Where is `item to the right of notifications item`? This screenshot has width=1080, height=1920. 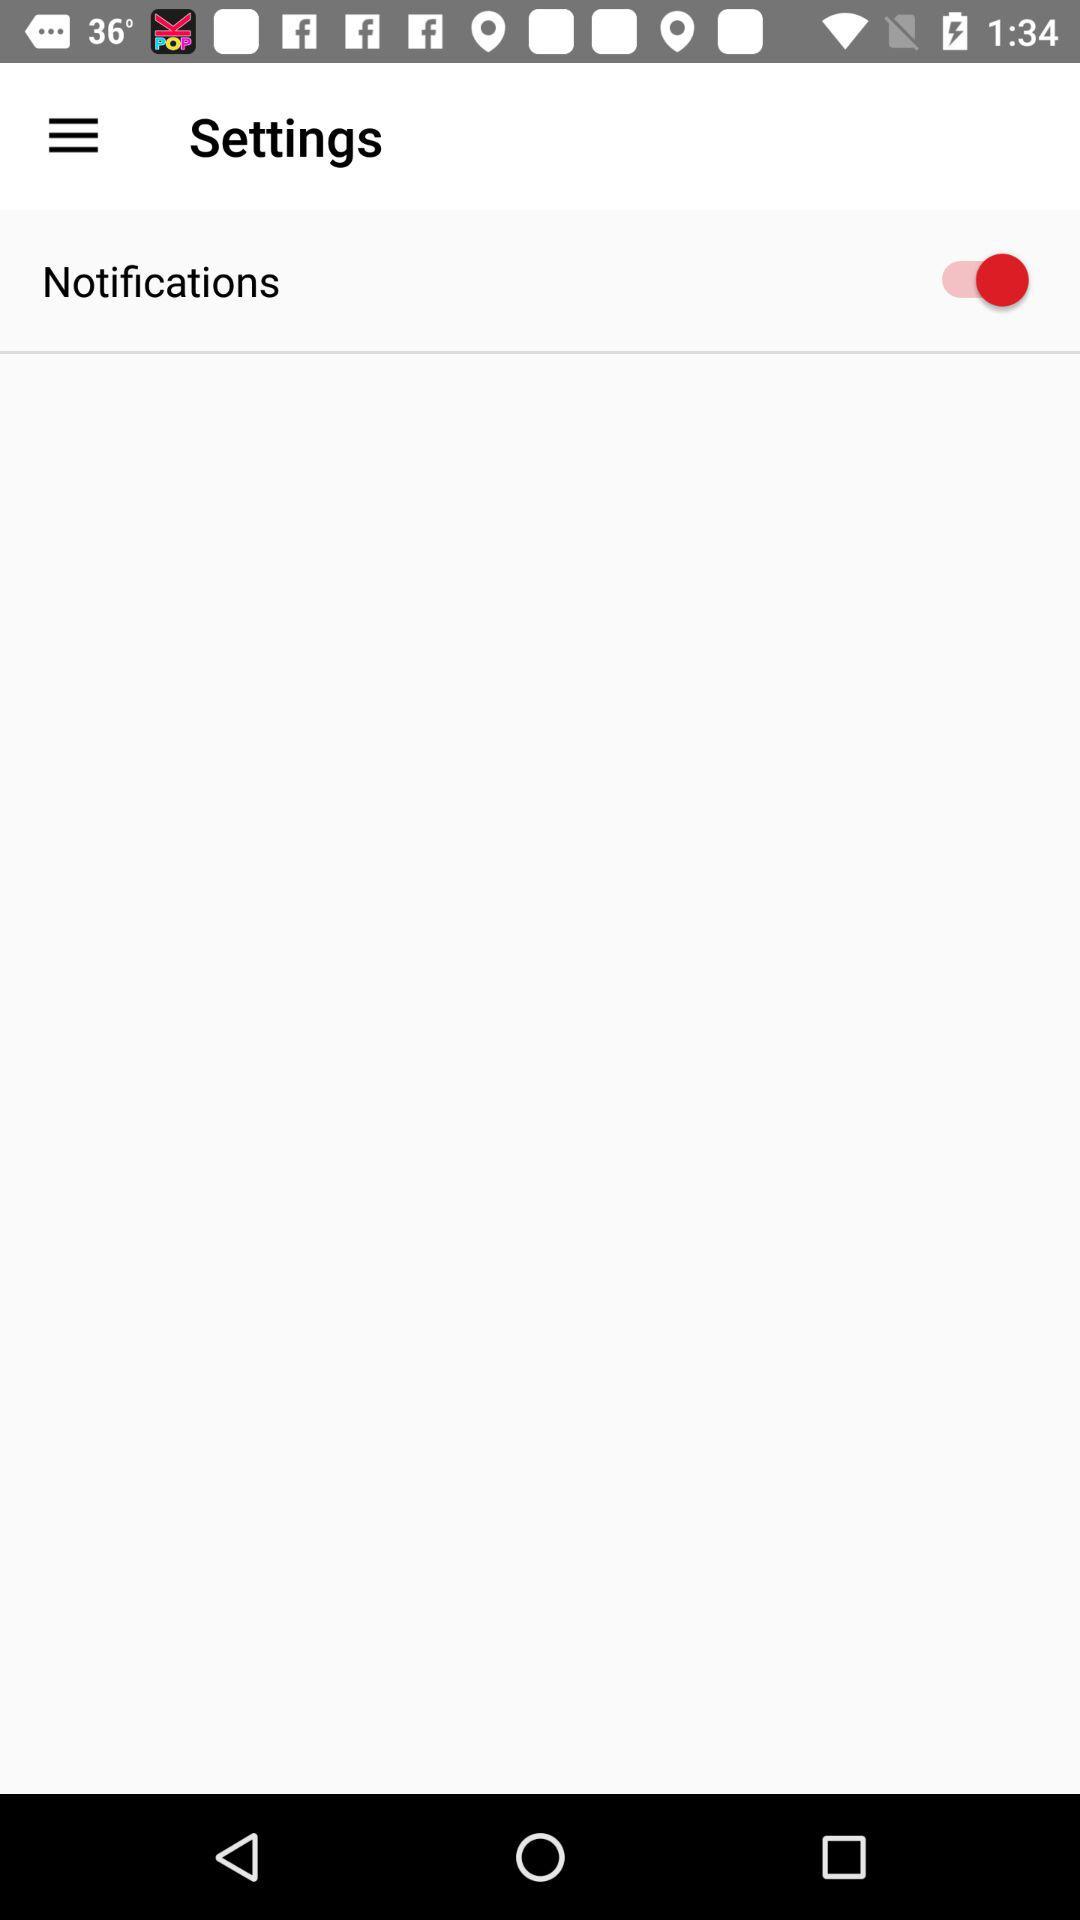 item to the right of notifications item is located at coordinates (974, 279).